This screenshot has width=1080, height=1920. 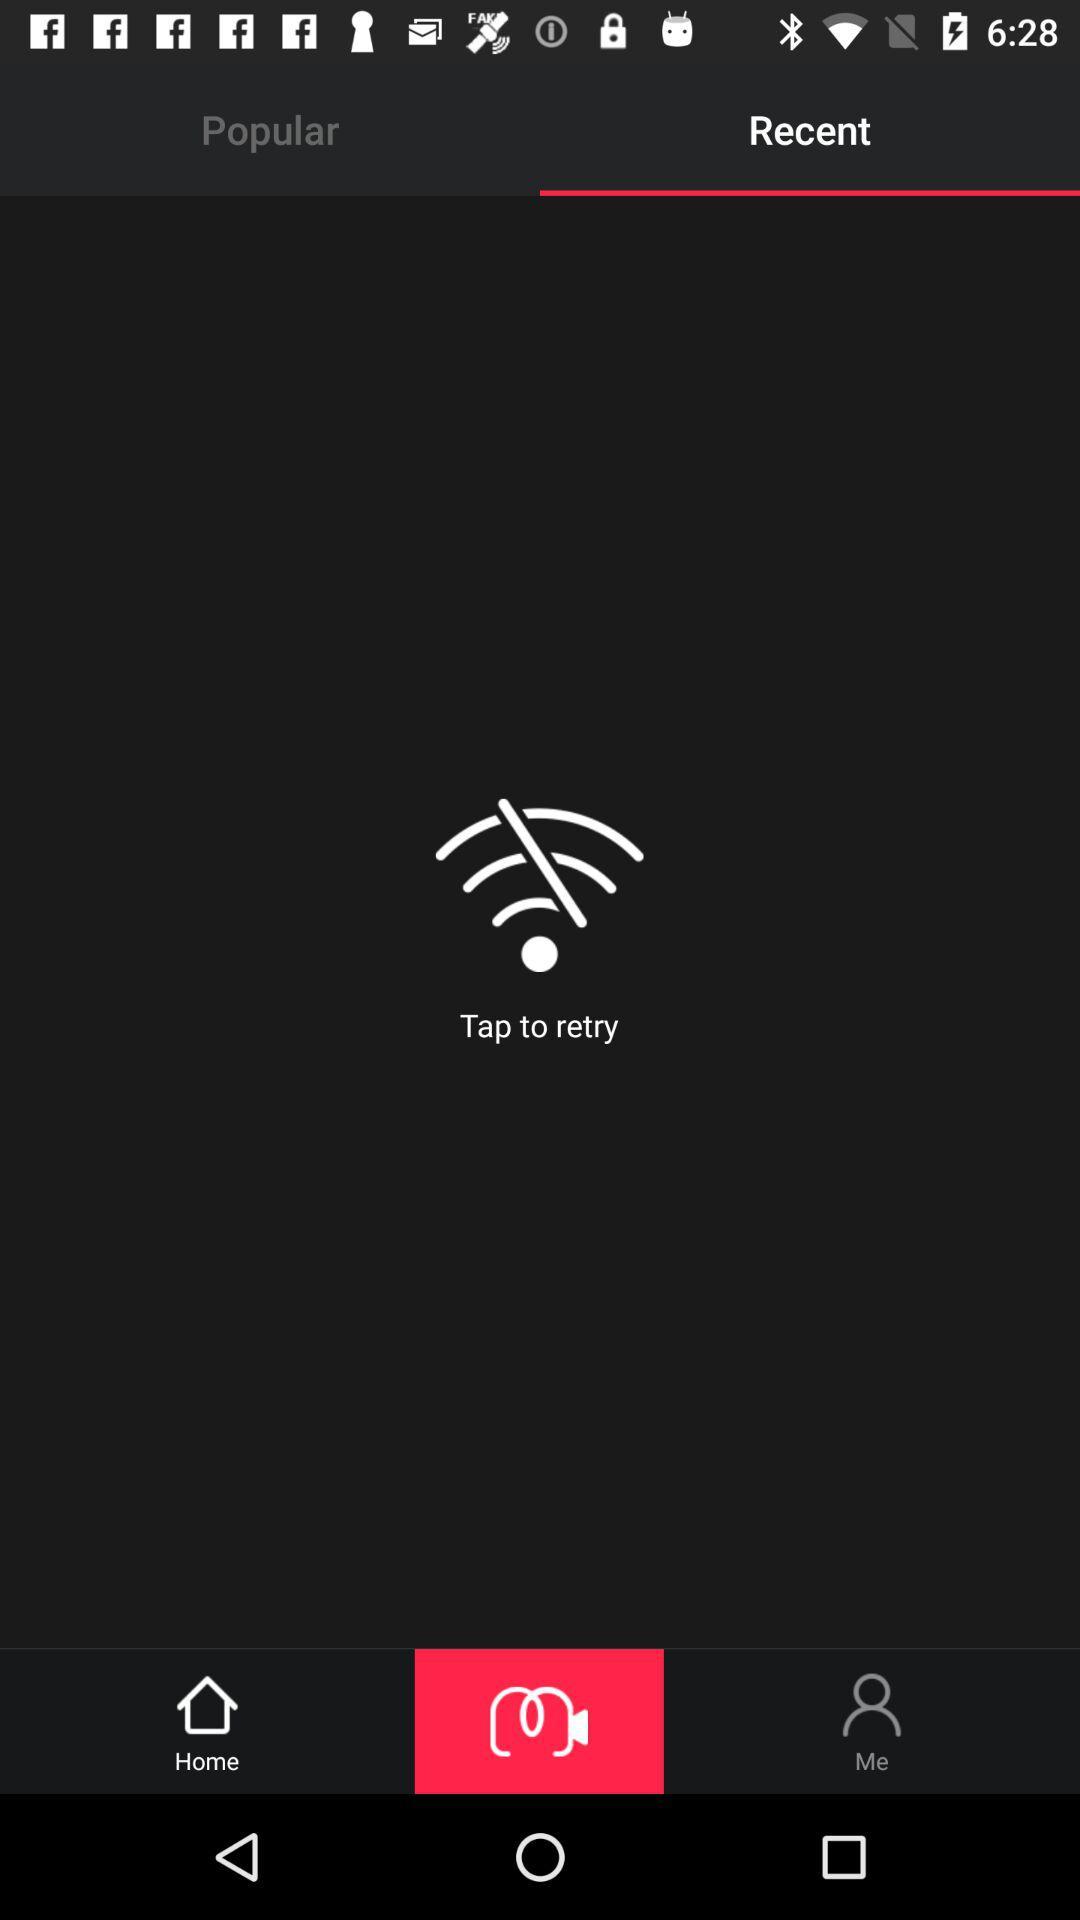 I want to click on item below popular item, so click(x=538, y=921).